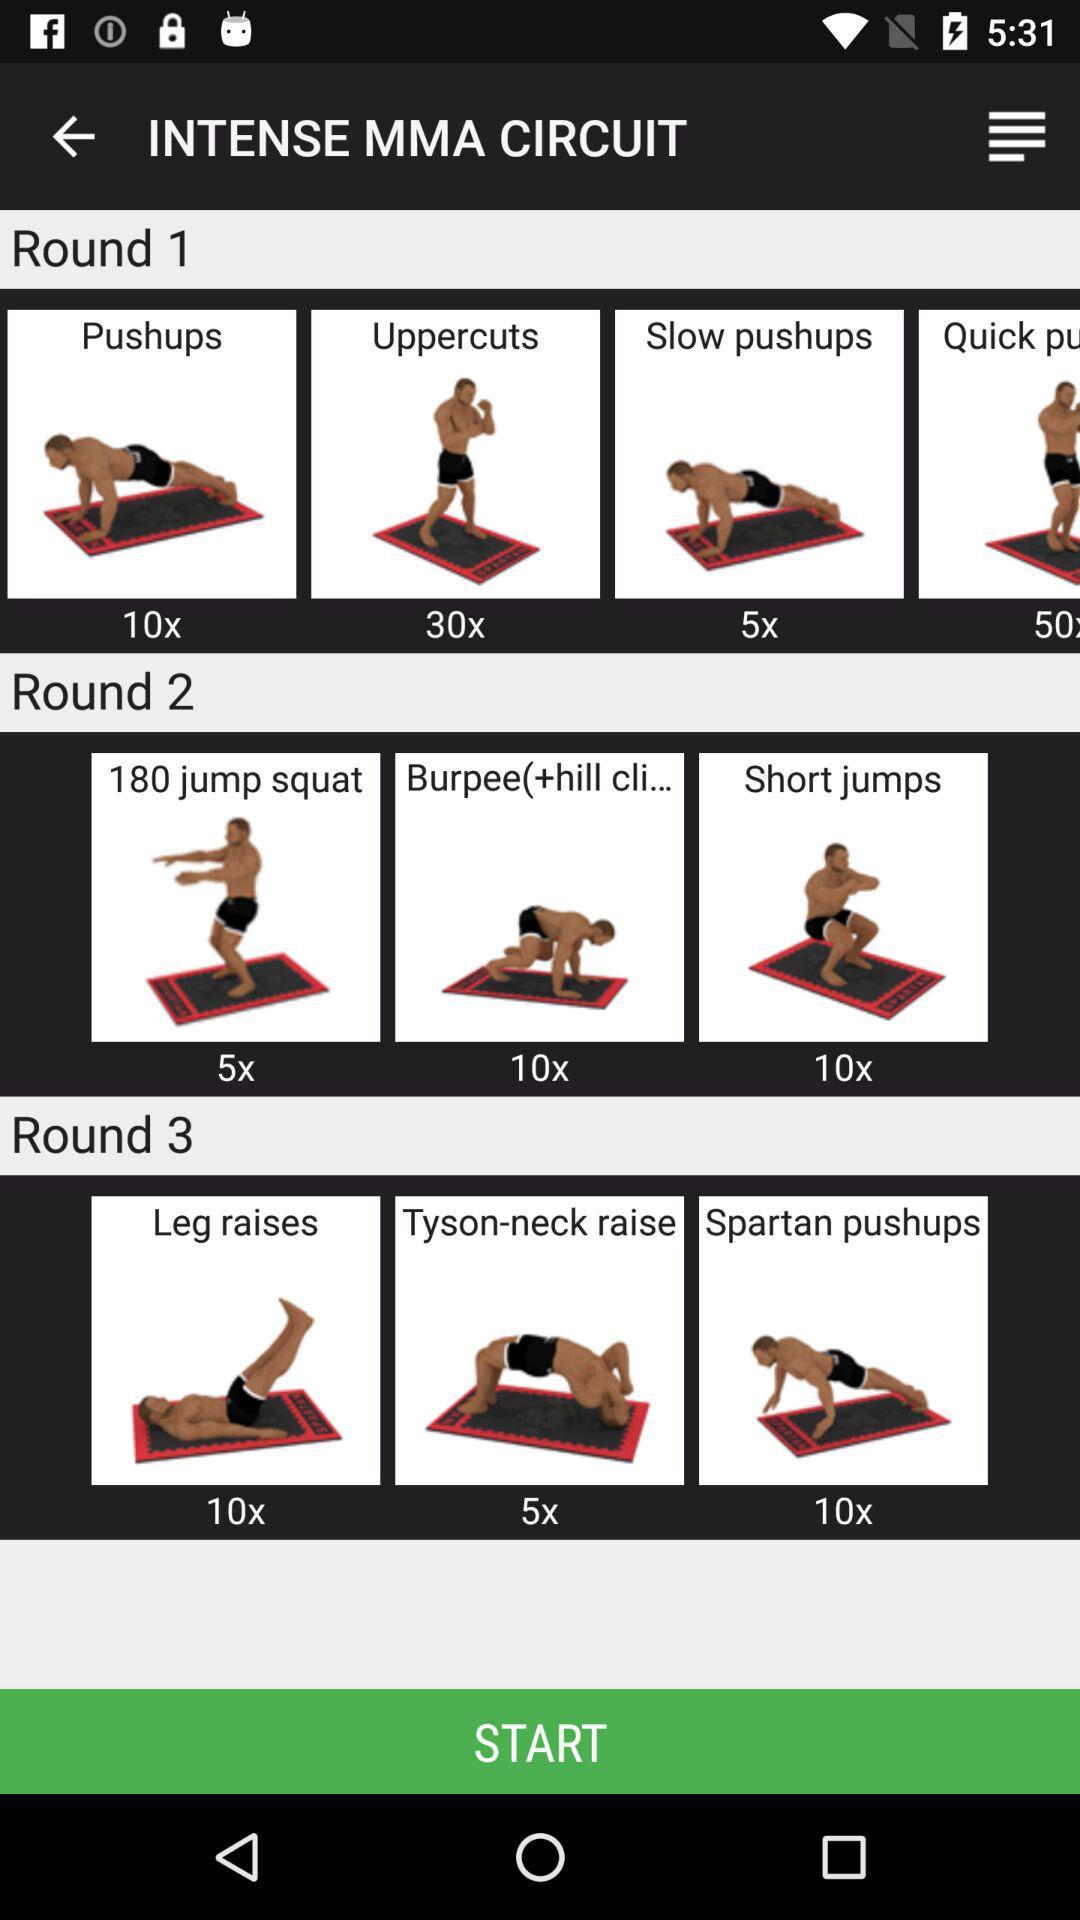 Image resolution: width=1080 pixels, height=1920 pixels. I want to click on the item next to the intense mma circuit item, so click(1017, 135).